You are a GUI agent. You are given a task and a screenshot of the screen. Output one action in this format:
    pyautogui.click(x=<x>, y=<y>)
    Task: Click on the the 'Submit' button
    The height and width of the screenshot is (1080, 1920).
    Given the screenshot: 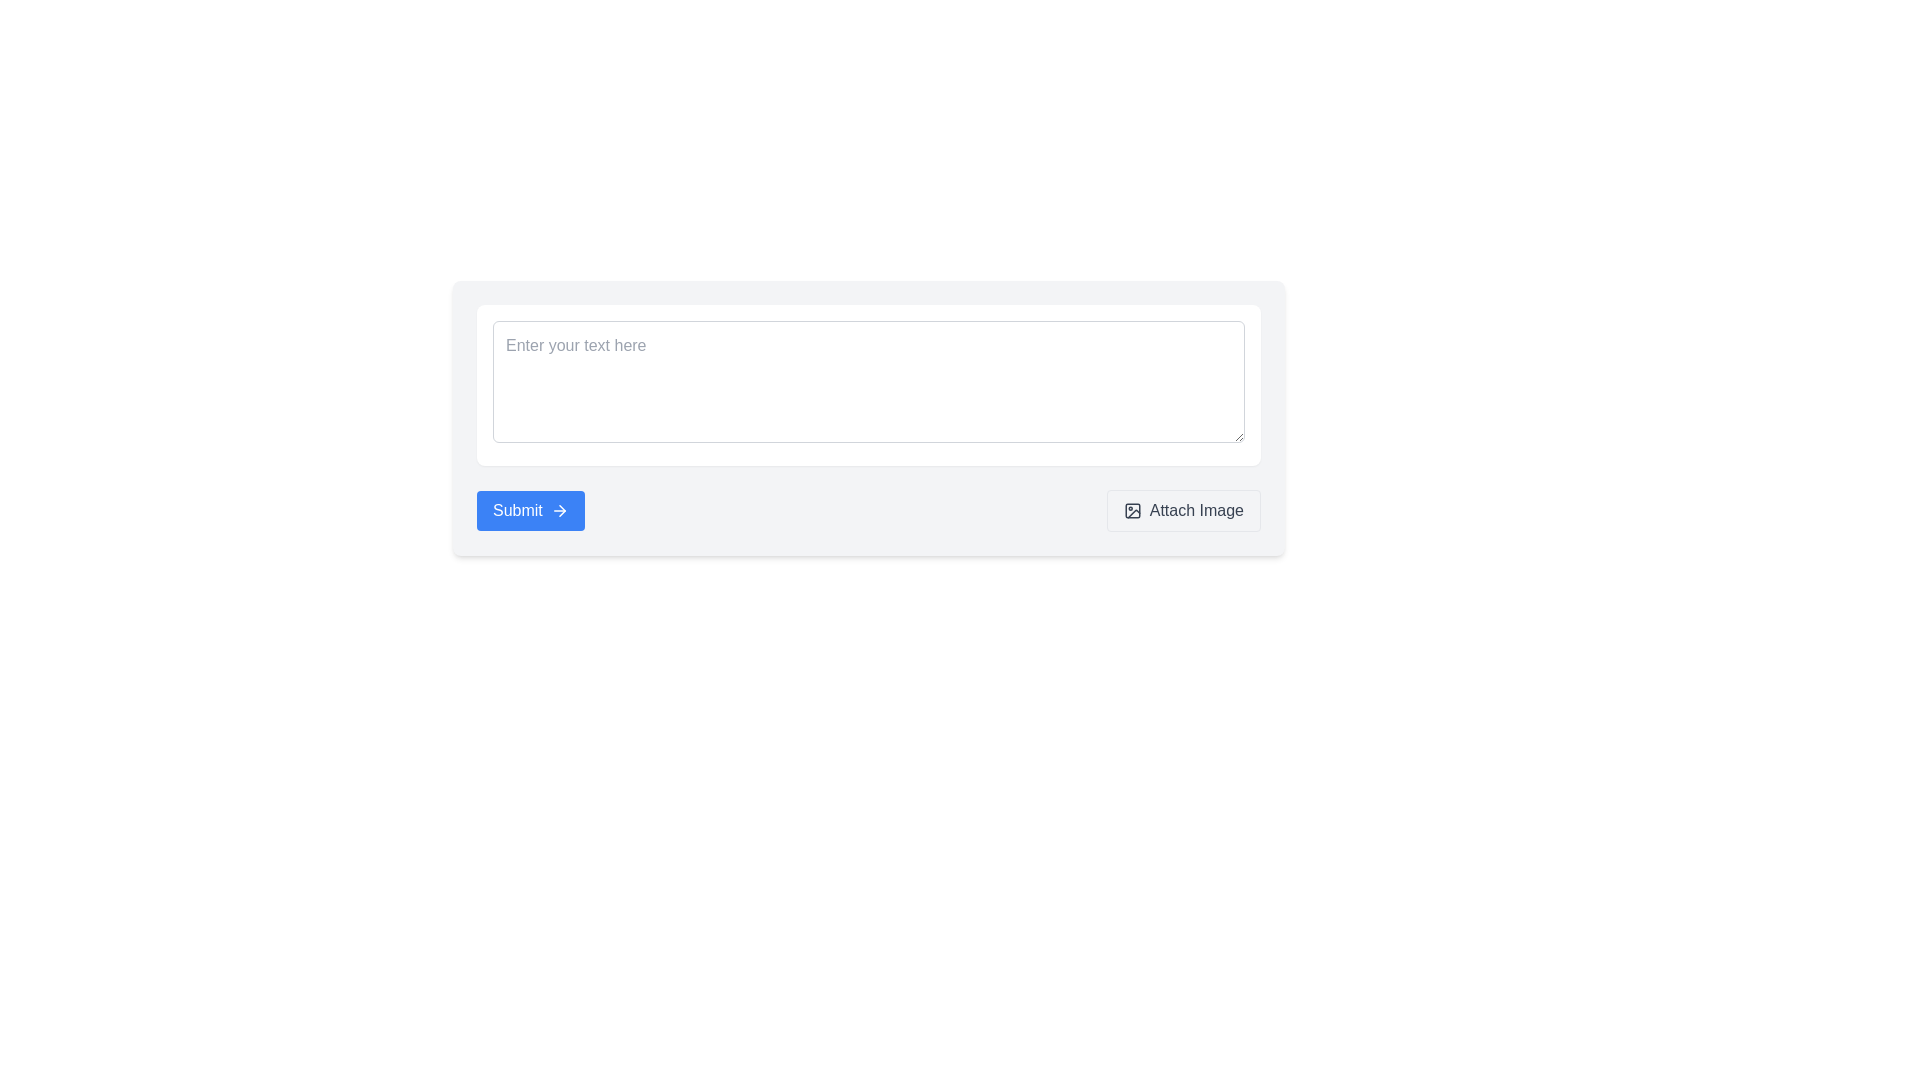 What is the action you would take?
    pyautogui.click(x=530, y=509)
    